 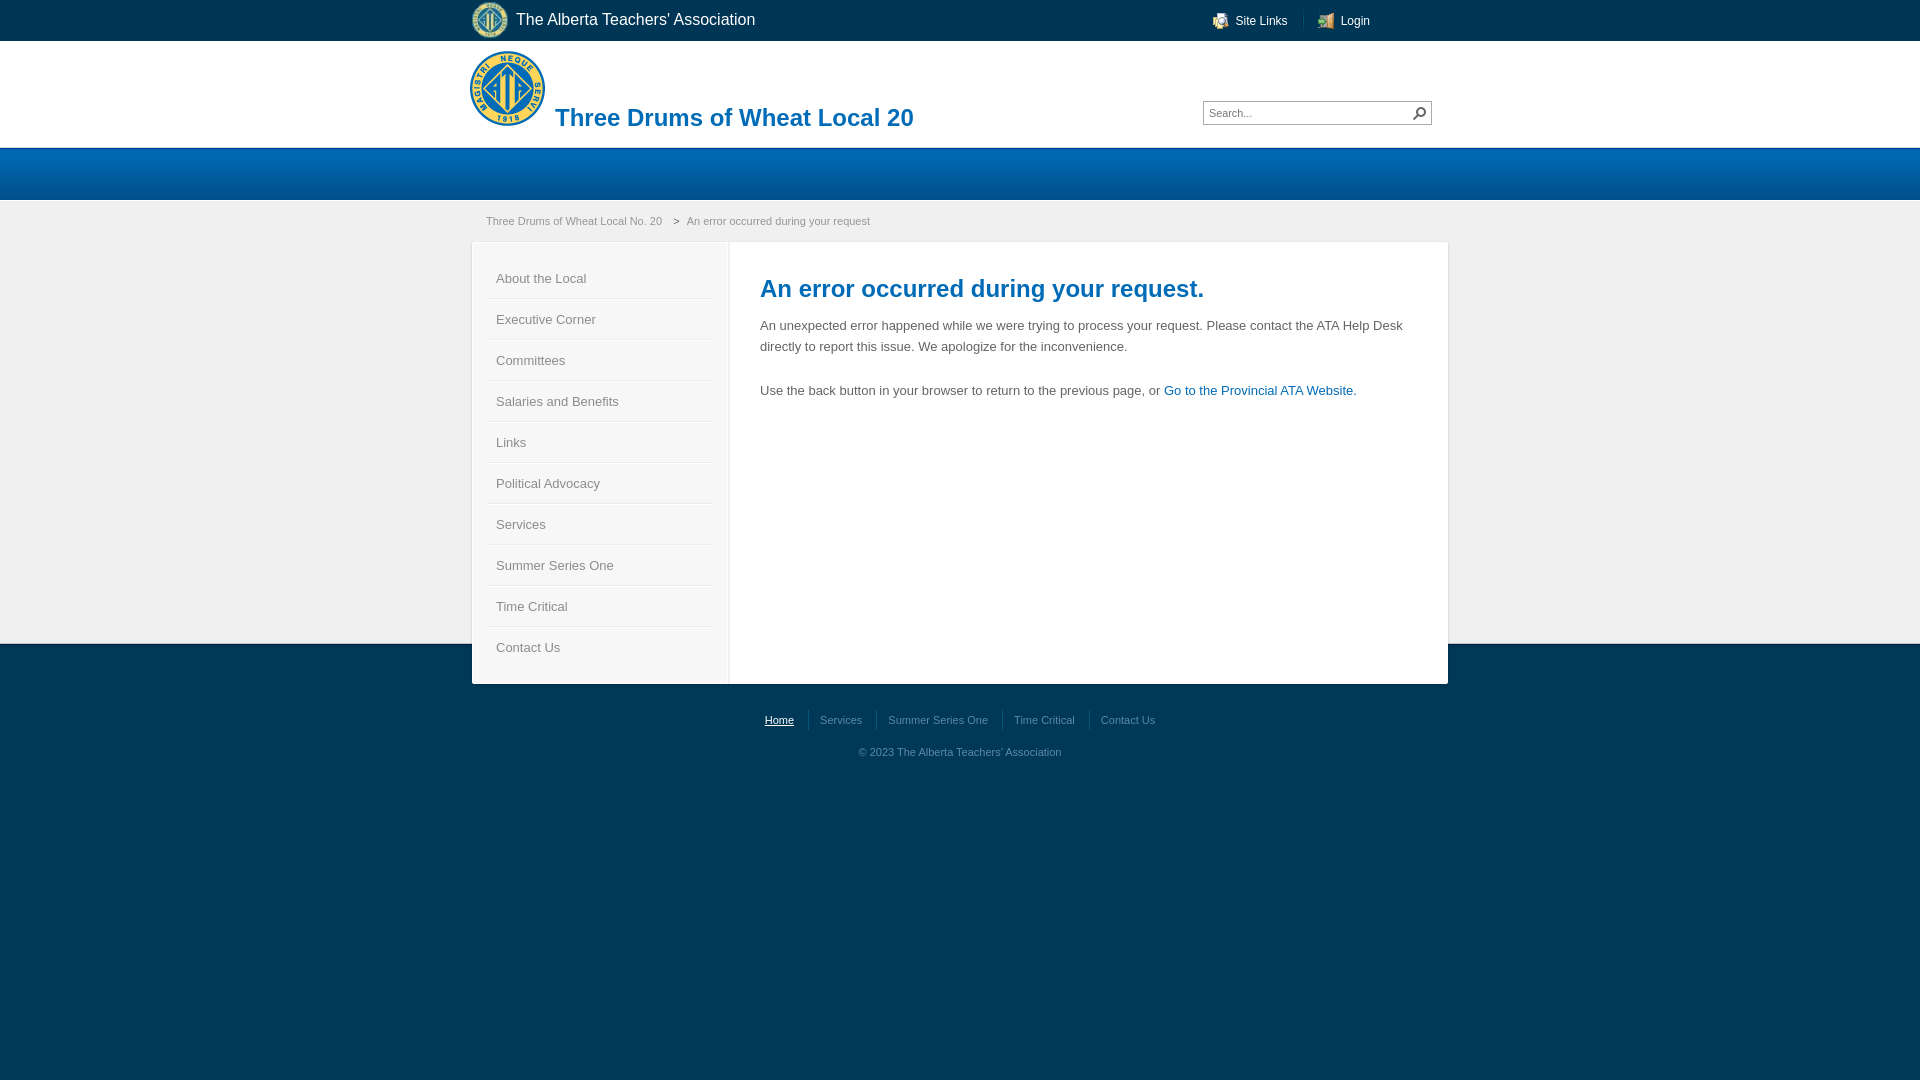 I want to click on 'Three Drums of Wheat Local No. 20', so click(x=481, y=220).